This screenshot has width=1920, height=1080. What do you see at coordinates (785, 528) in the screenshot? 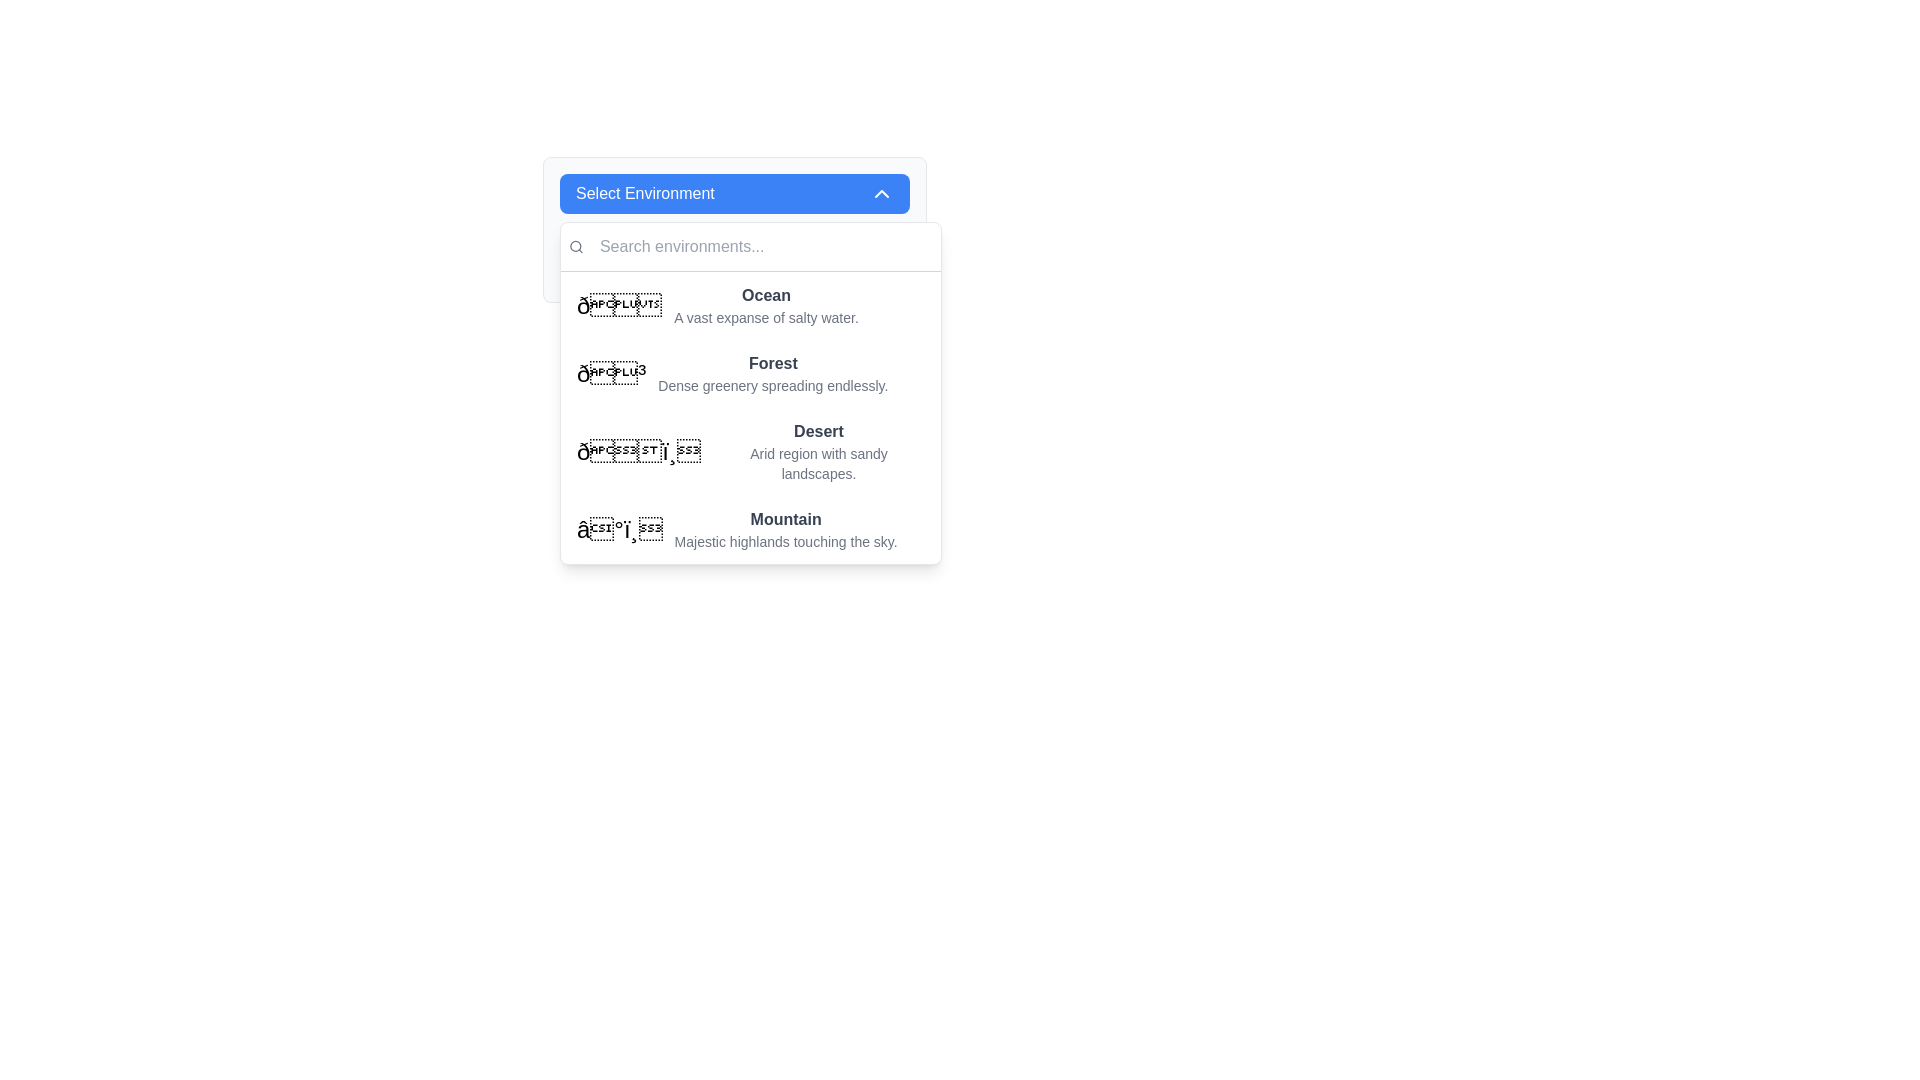
I see `the 'Mountain' environment option in the dropdown menu 'Select Environment', which is the third option in the list` at bounding box center [785, 528].